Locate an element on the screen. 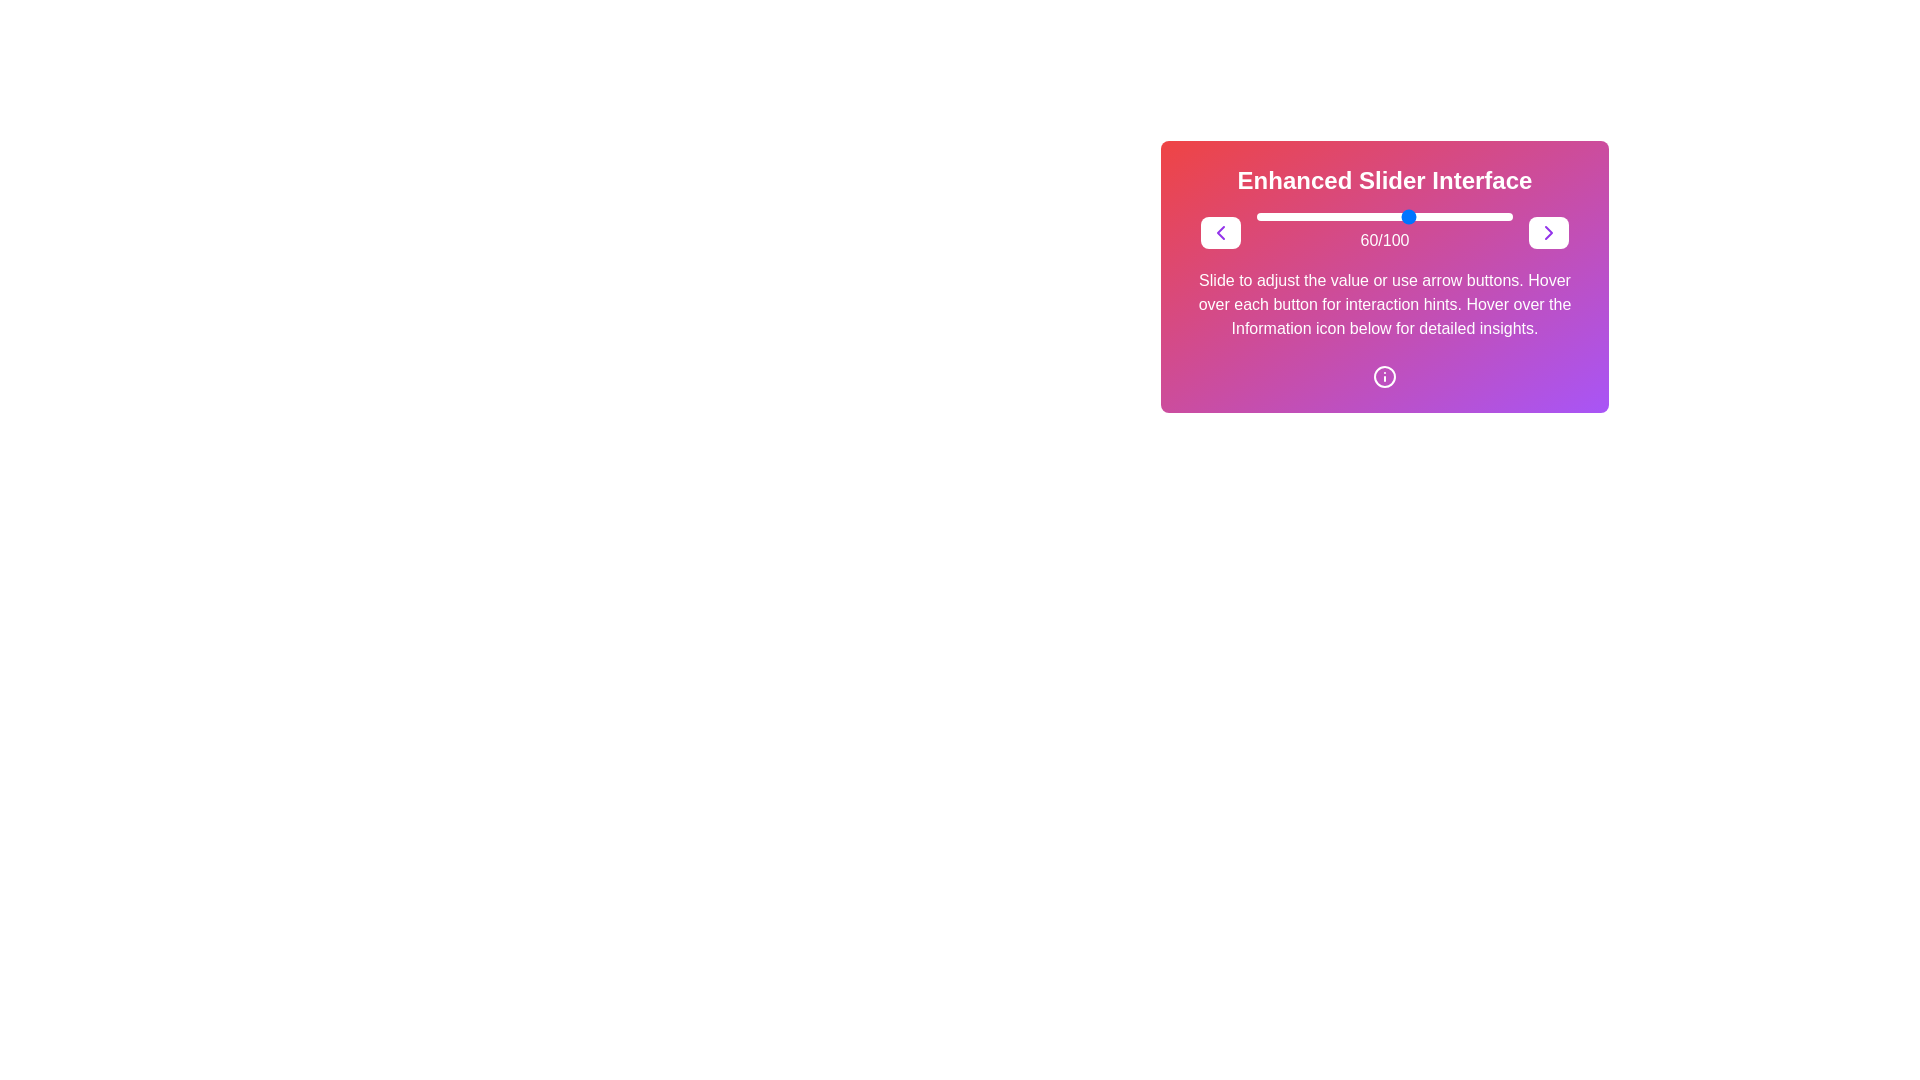  the slider is located at coordinates (1409, 216).